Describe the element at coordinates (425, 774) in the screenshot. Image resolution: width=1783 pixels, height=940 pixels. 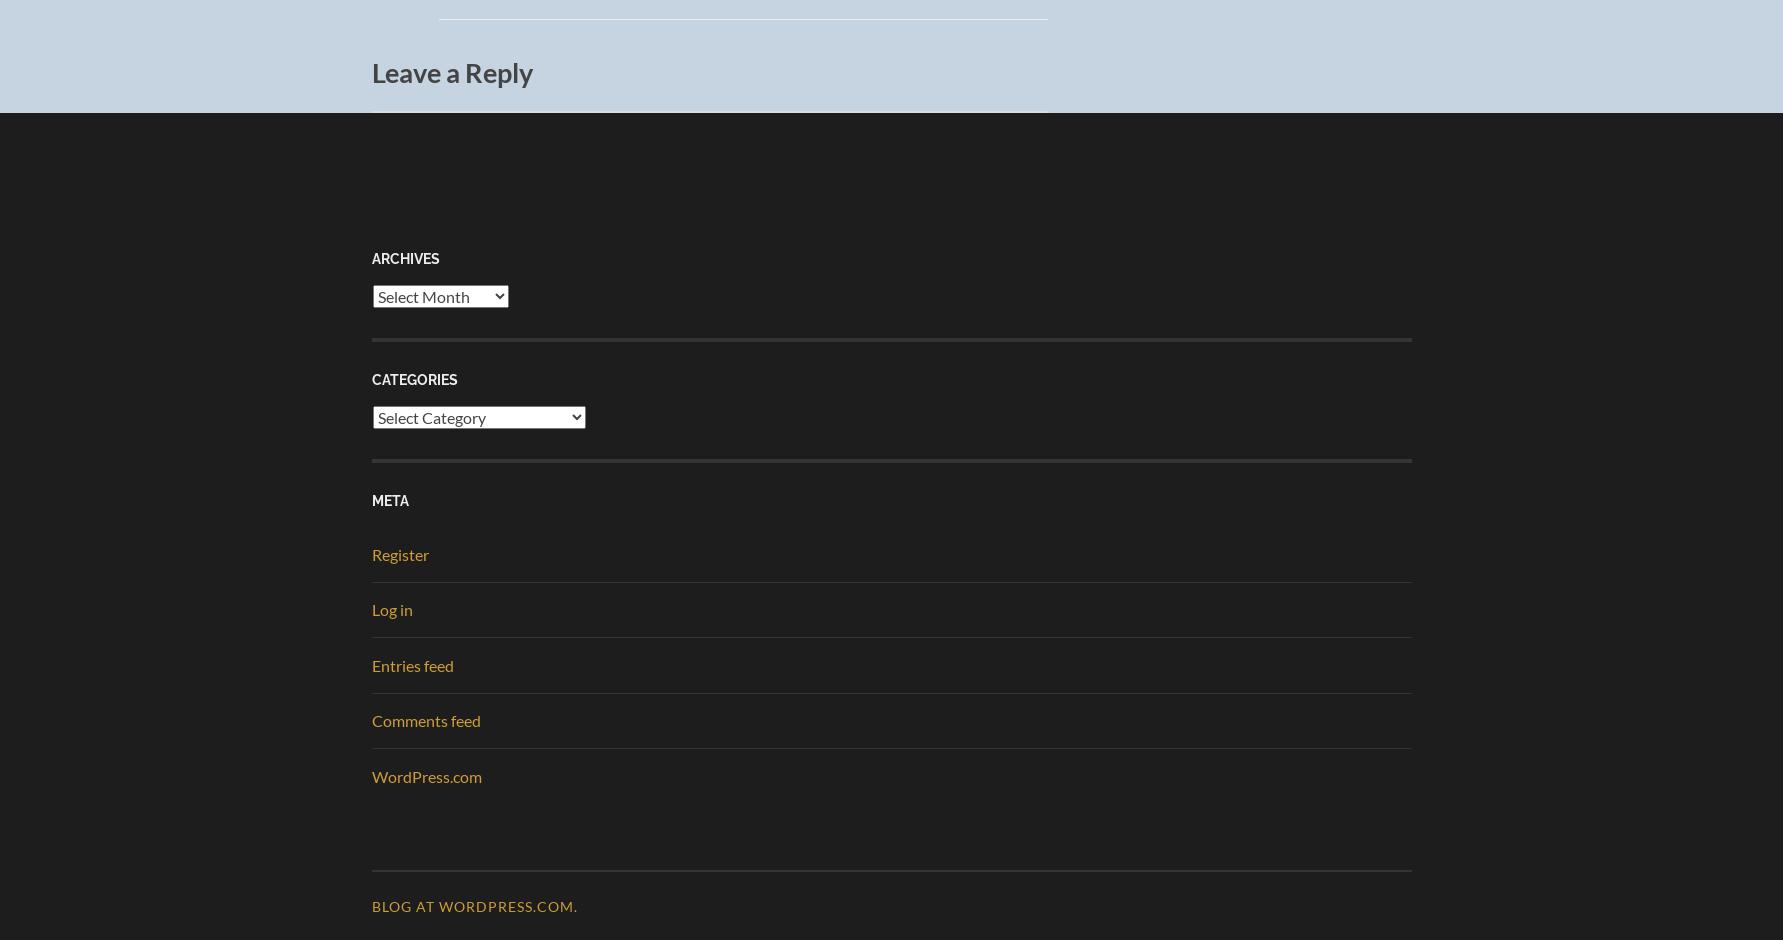
I see `'WordPress.com'` at that location.